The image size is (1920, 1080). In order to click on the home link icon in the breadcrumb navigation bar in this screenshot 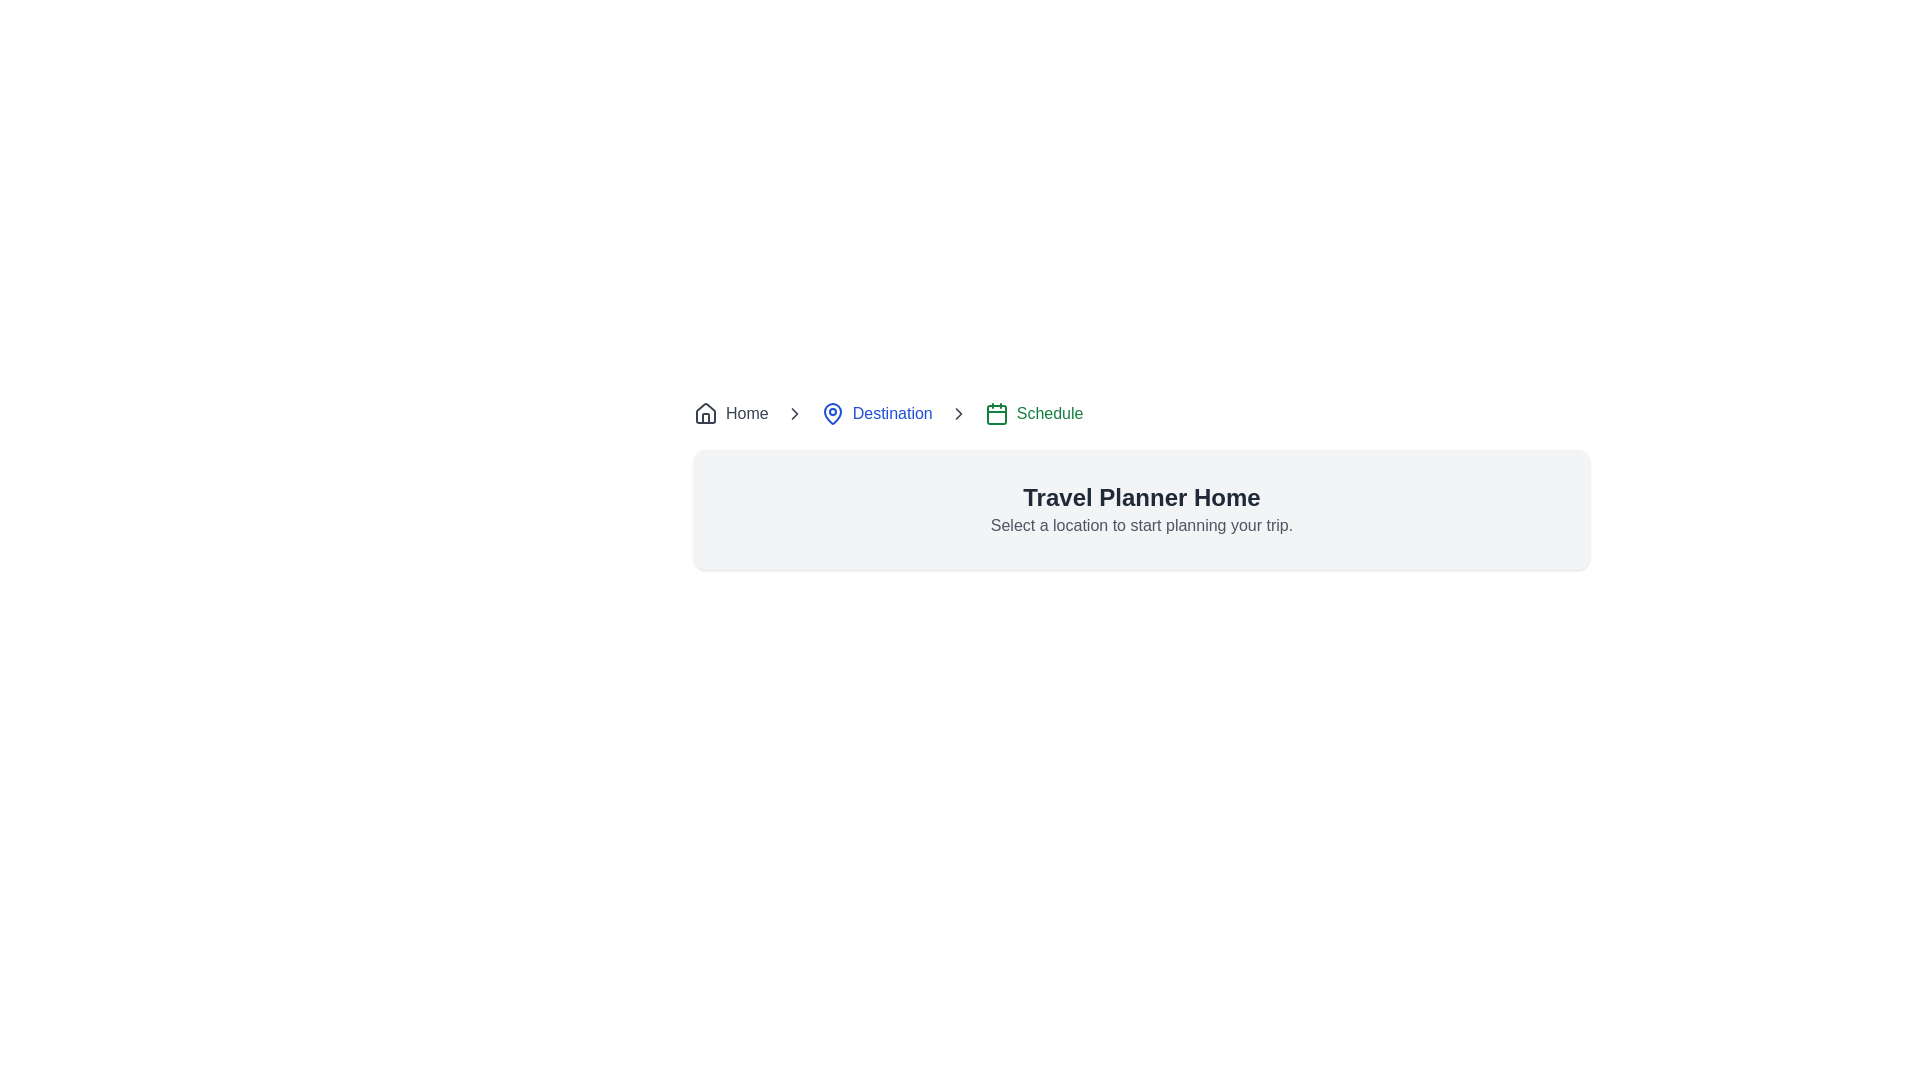, I will do `click(705, 412)`.